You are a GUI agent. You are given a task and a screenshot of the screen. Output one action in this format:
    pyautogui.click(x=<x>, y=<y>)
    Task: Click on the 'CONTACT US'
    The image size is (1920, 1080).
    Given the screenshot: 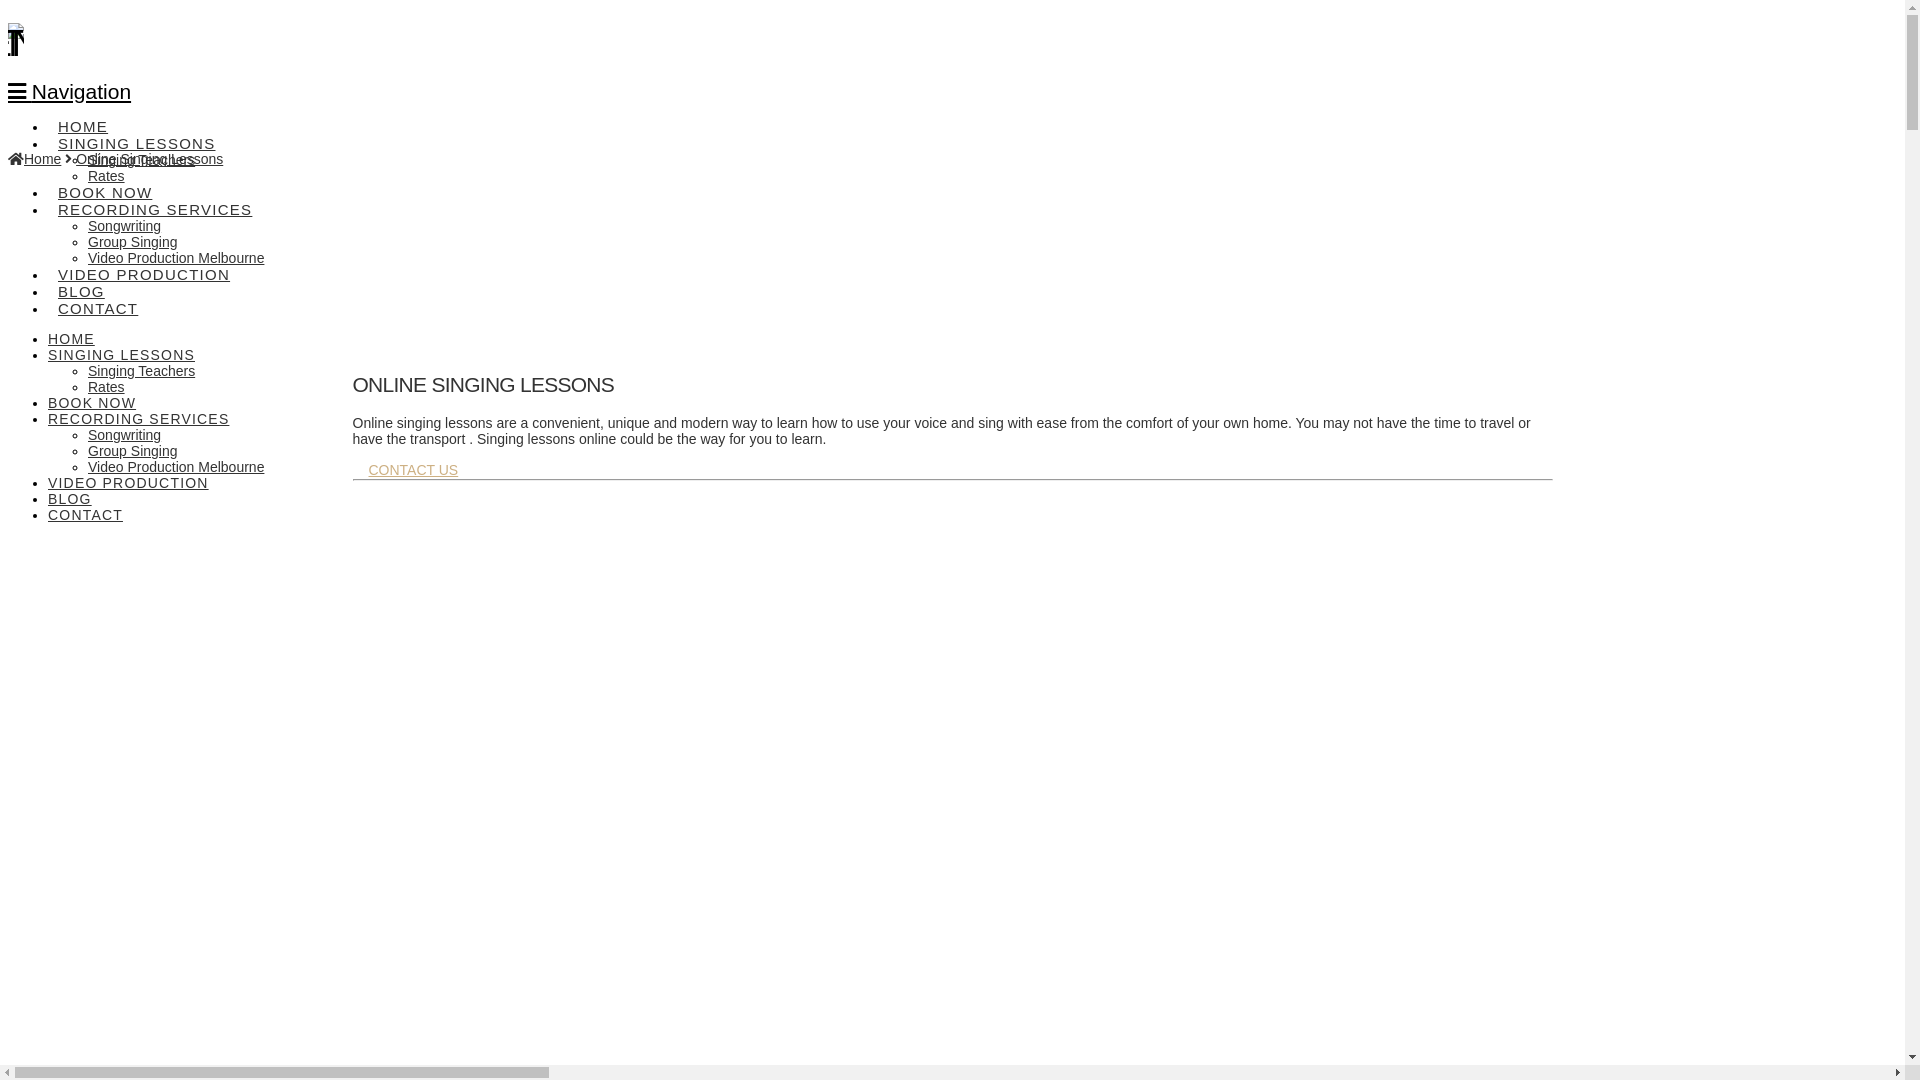 What is the action you would take?
    pyautogui.click(x=411, y=471)
    